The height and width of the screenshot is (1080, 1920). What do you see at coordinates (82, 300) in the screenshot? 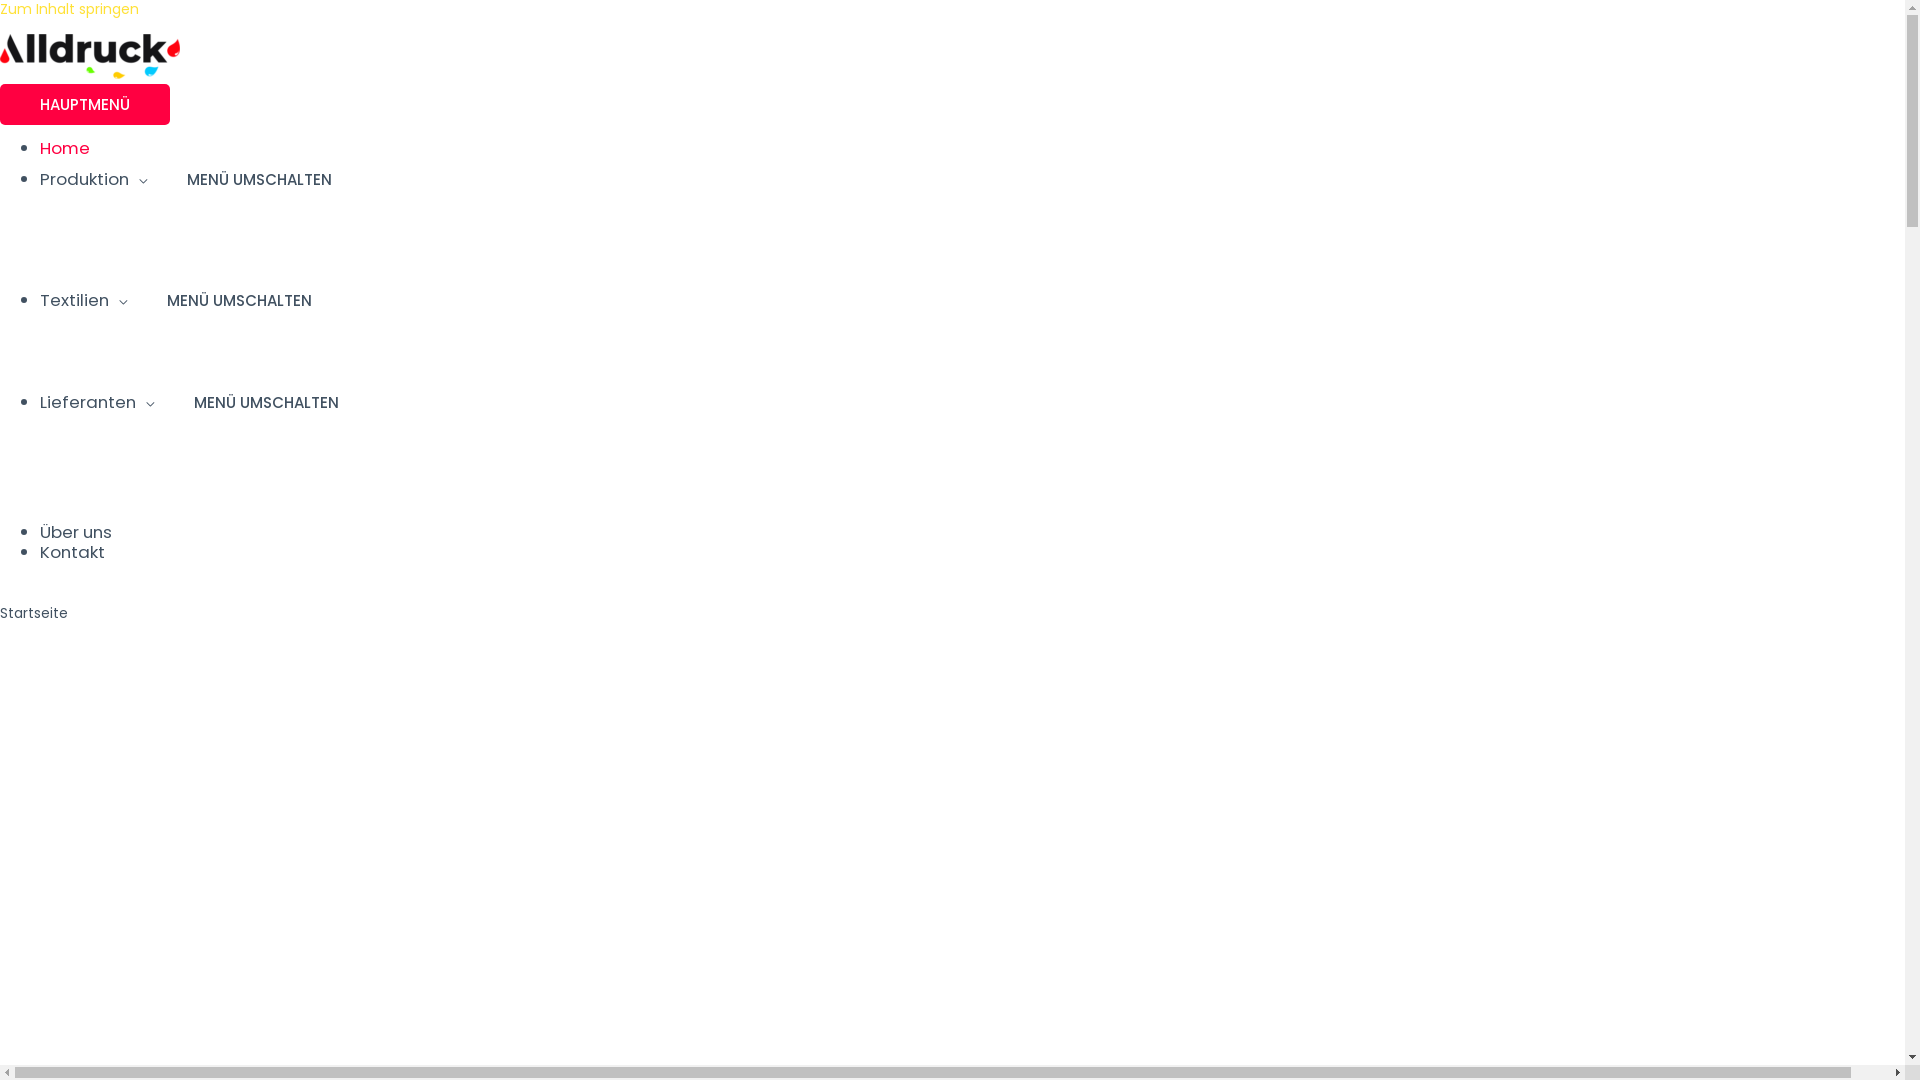
I see `'Textilien'` at bounding box center [82, 300].